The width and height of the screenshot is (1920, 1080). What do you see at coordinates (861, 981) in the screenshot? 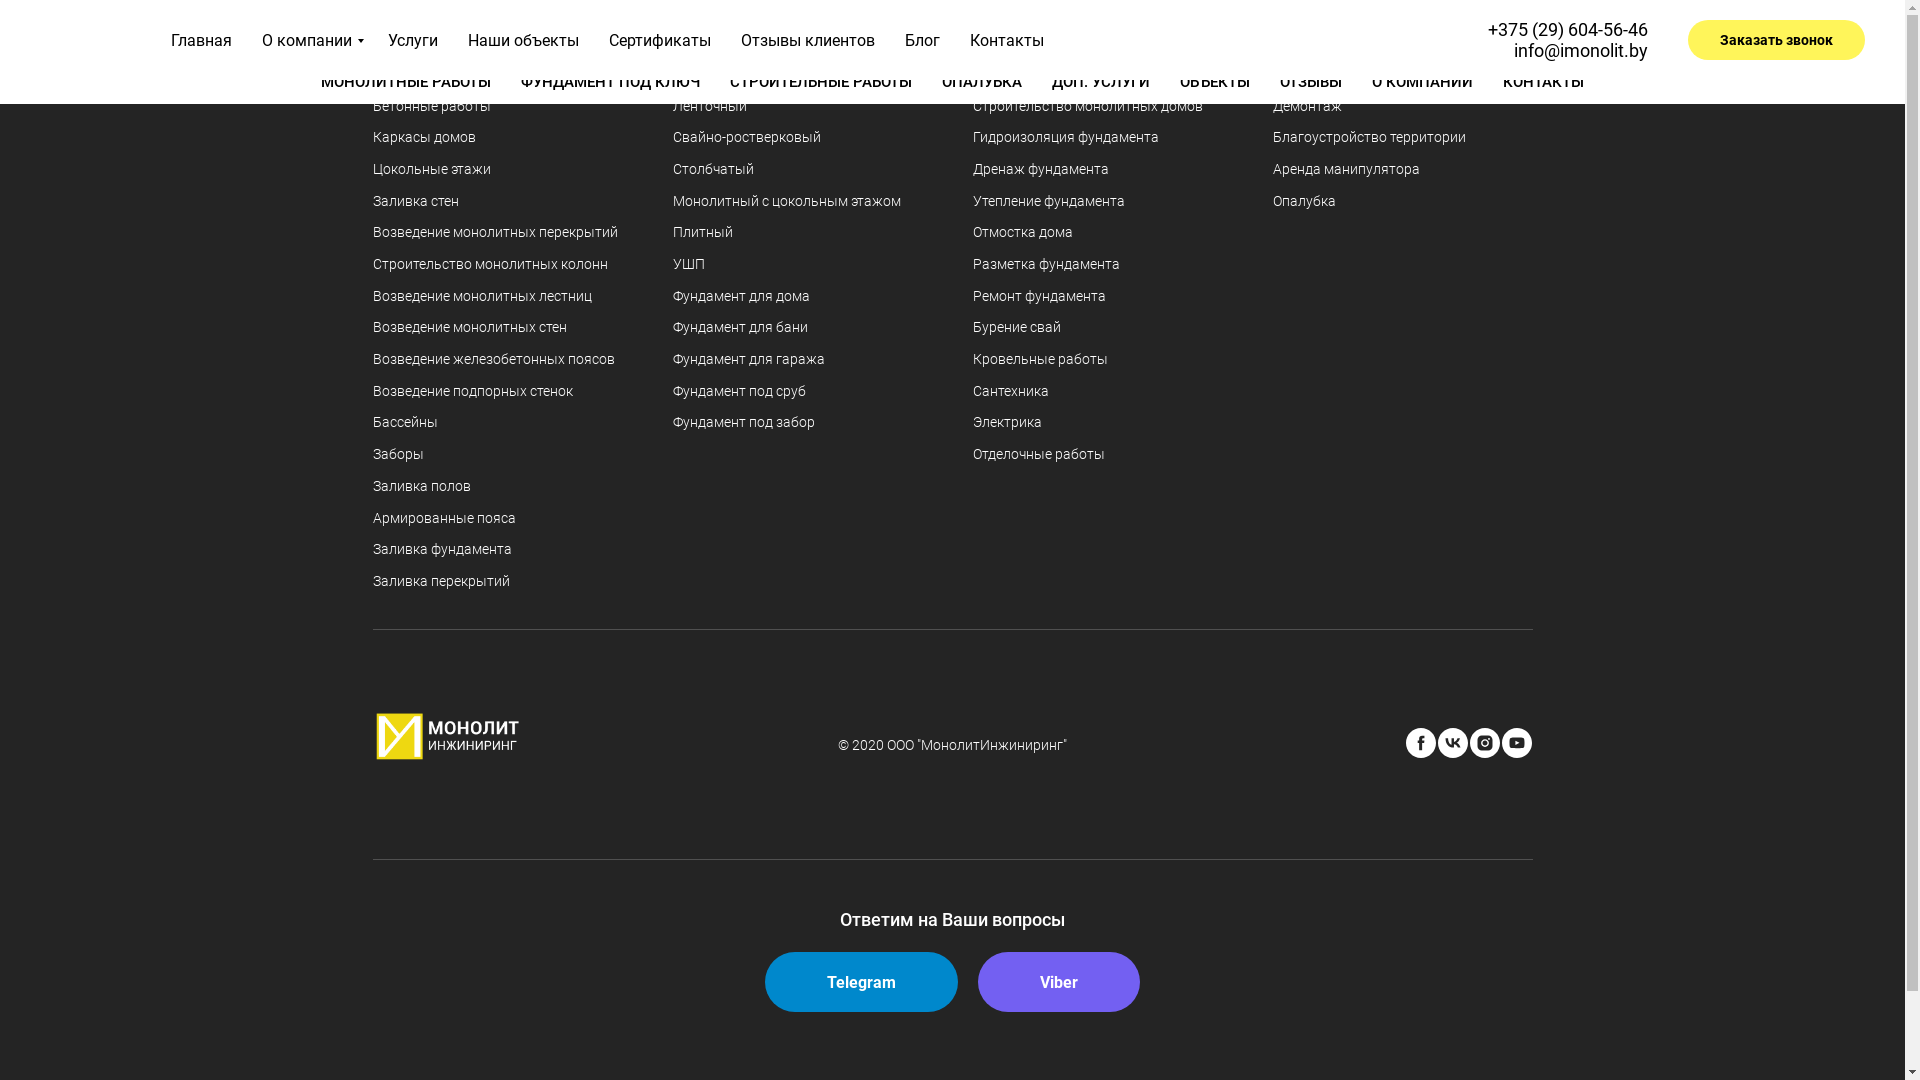
I see `'Telegram'` at bounding box center [861, 981].